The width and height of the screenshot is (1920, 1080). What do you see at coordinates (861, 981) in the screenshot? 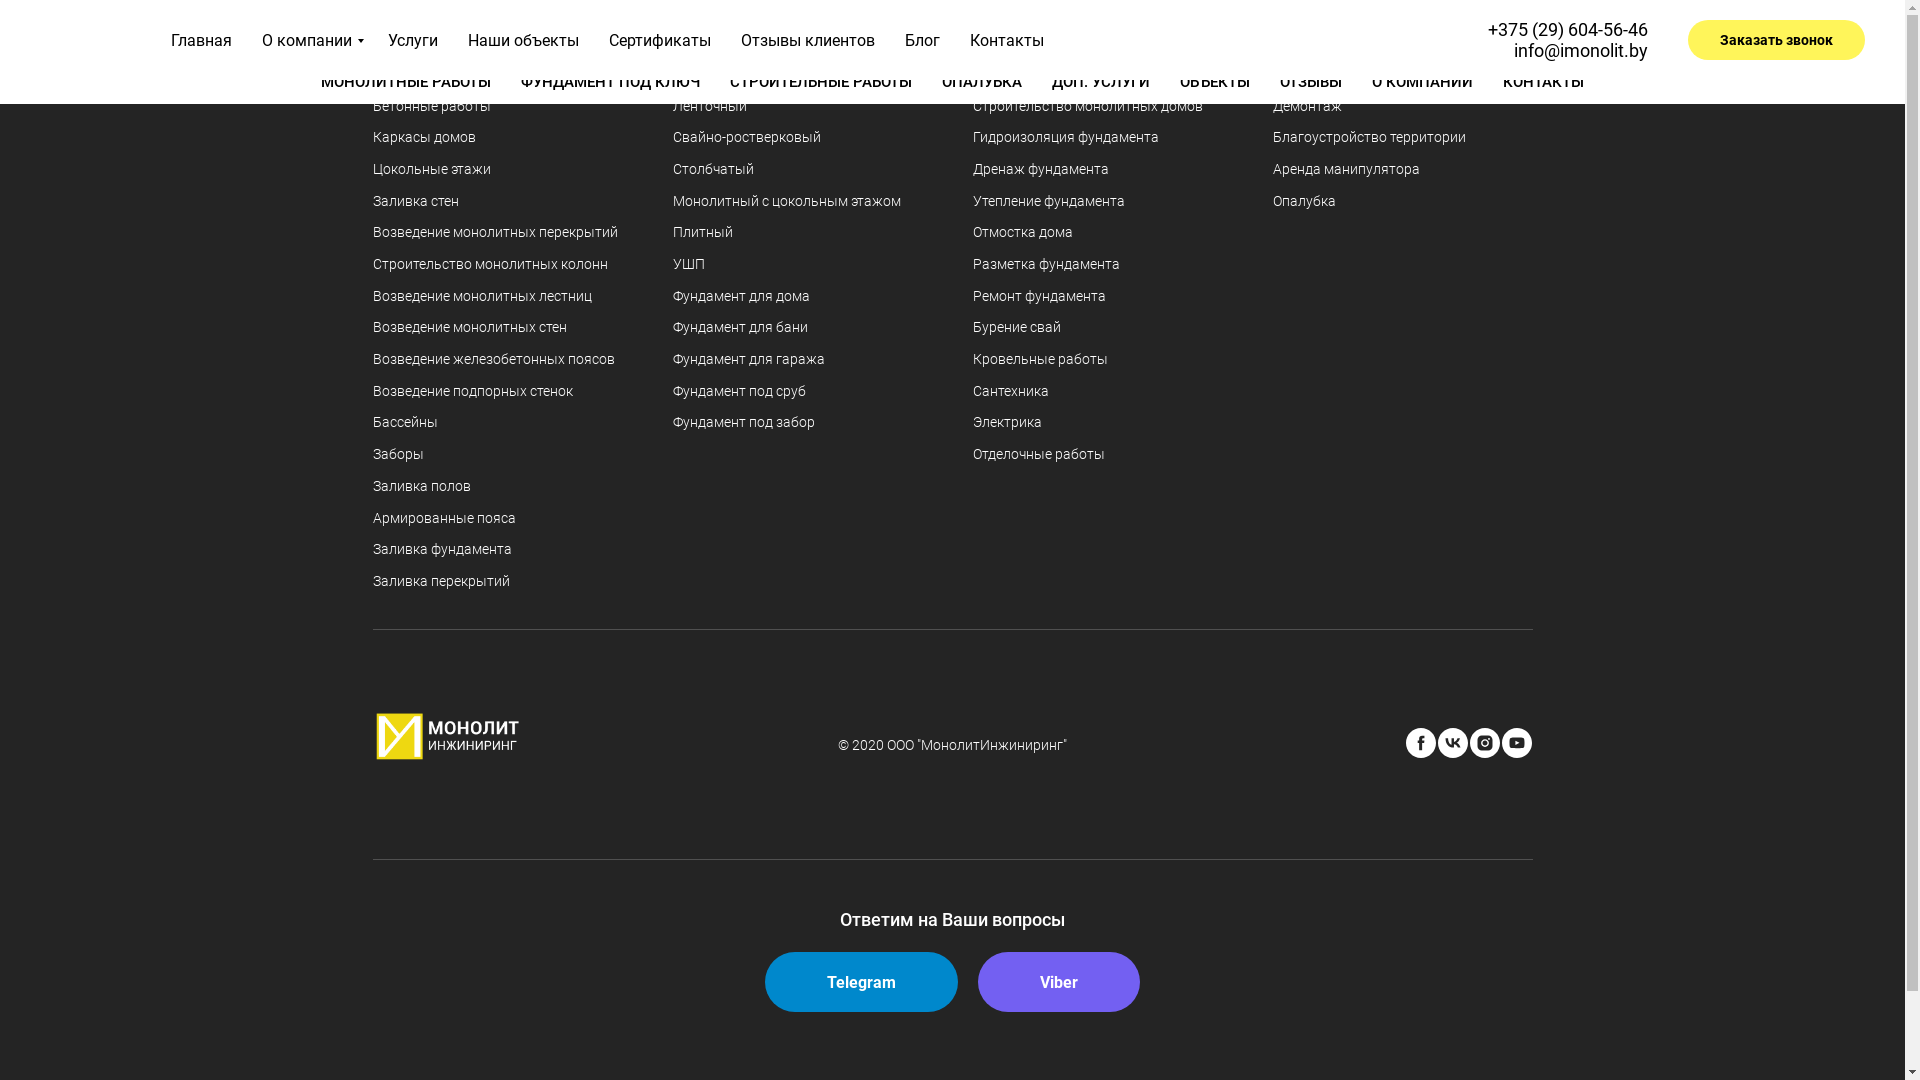
I see `'Telegram'` at bounding box center [861, 981].